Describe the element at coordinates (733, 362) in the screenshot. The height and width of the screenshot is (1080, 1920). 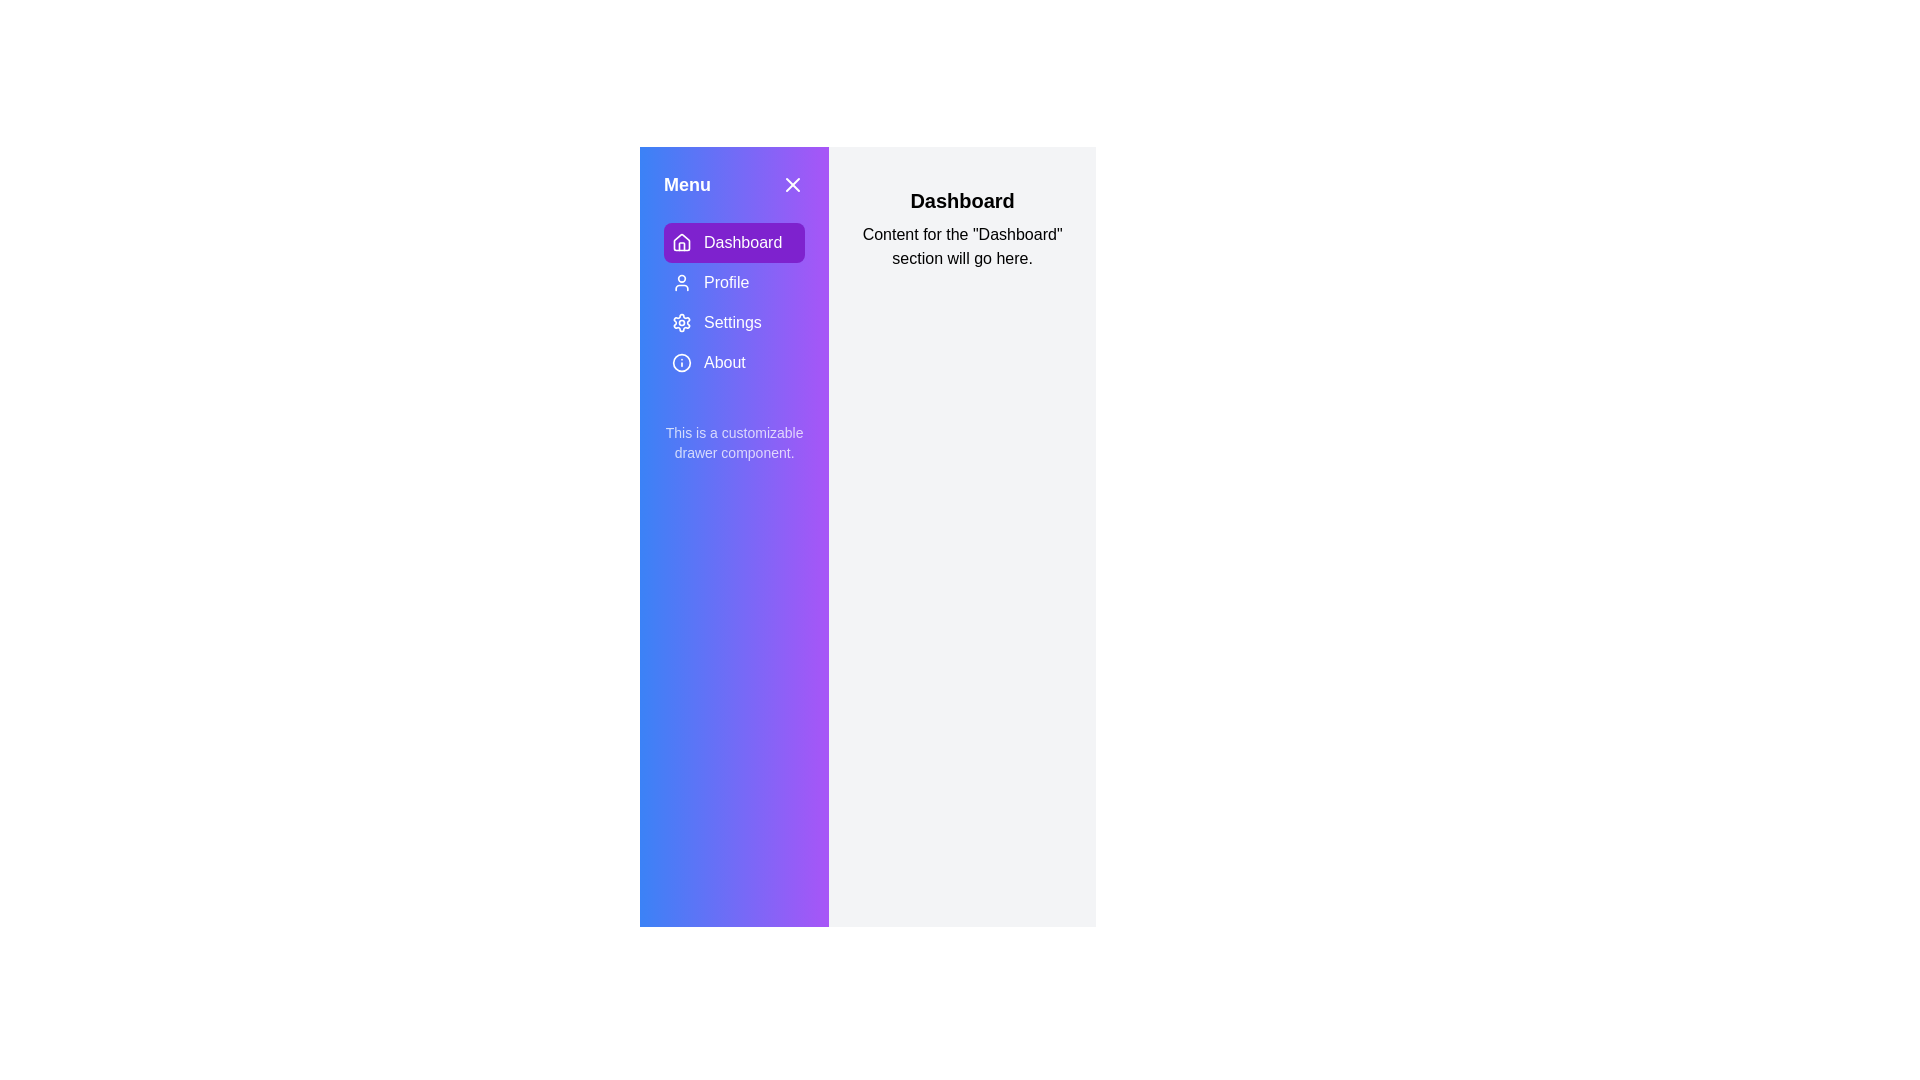
I see `the About section in the menu` at that location.